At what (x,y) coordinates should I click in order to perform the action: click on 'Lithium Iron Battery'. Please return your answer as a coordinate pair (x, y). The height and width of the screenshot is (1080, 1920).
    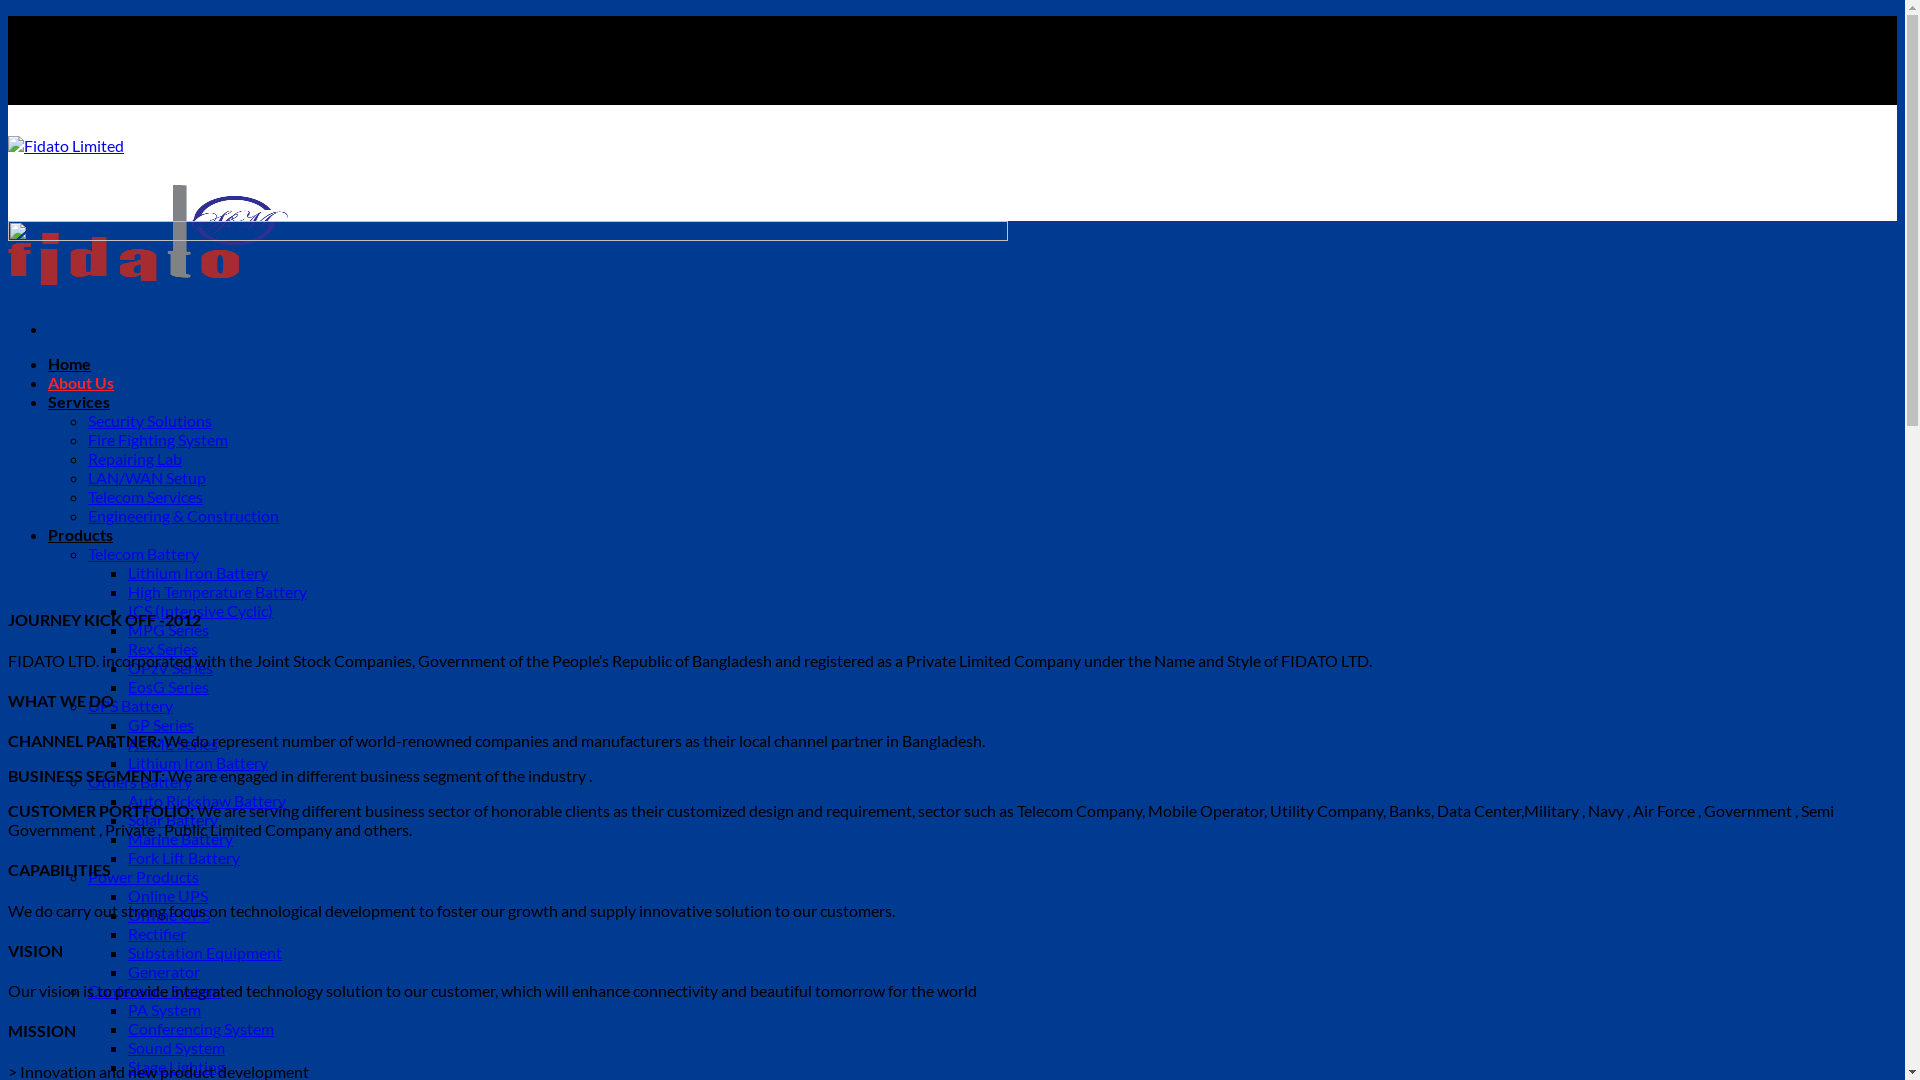
    Looking at the image, I should click on (197, 572).